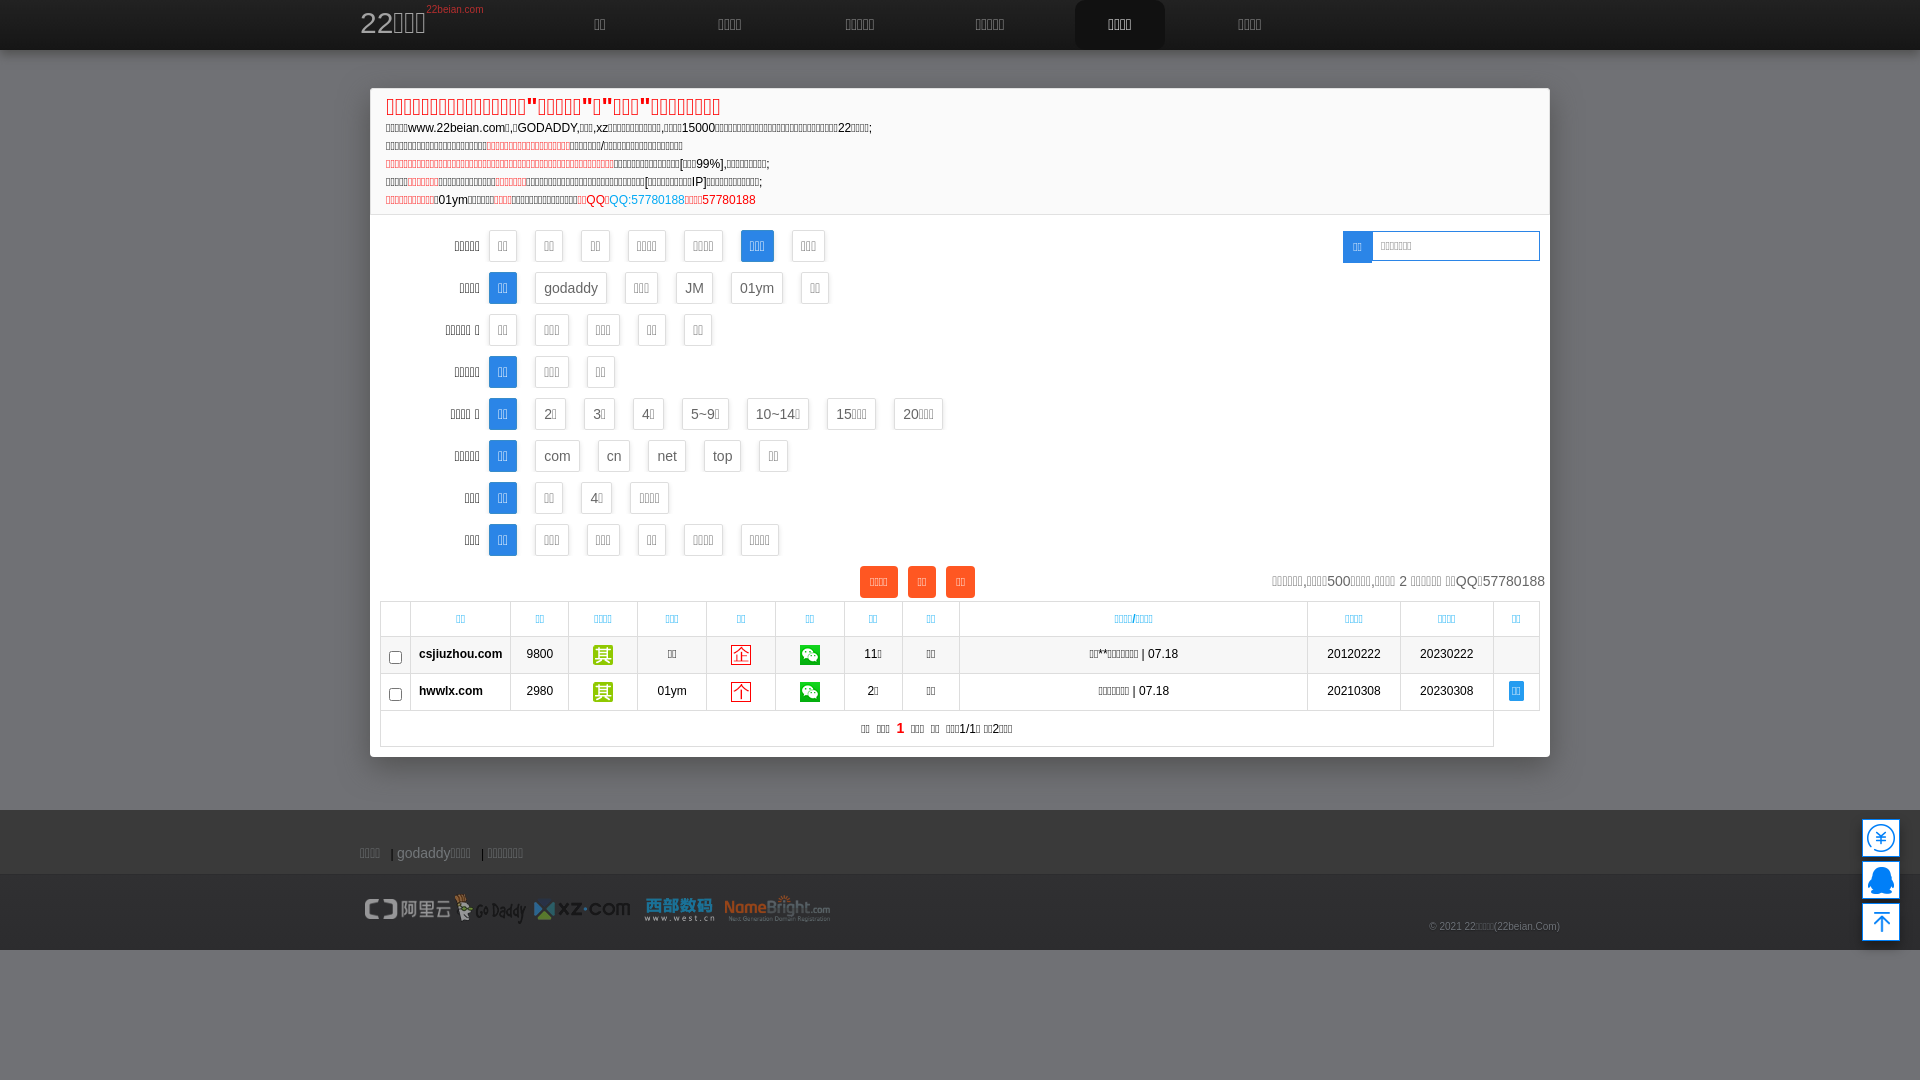 Image resolution: width=1920 pixels, height=1080 pixels. I want to click on '01ym', so click(730, 288).